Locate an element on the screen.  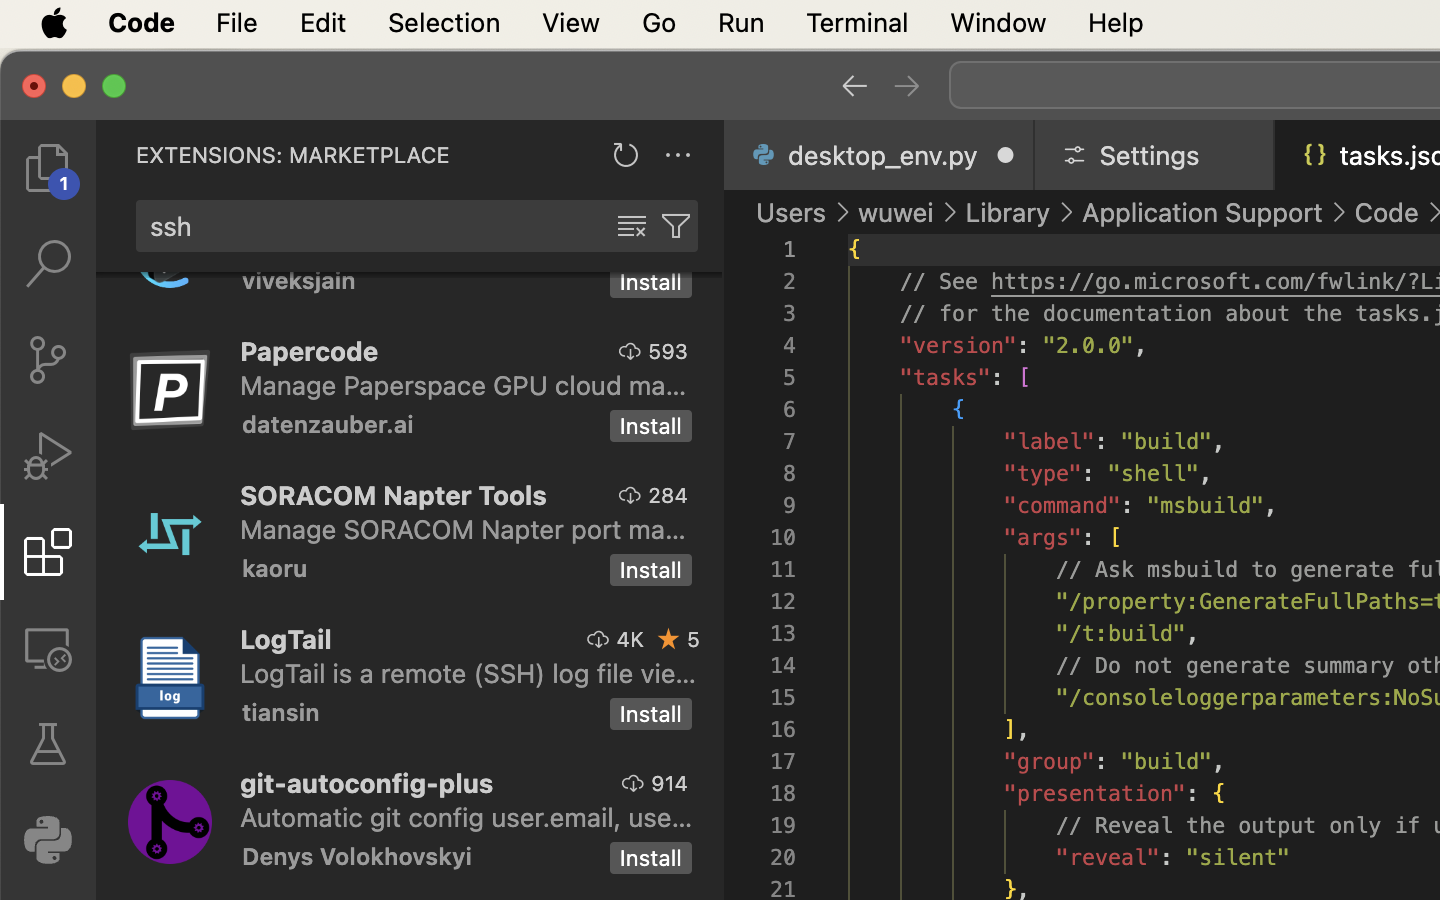
'' is located at coordinates (669, 639).